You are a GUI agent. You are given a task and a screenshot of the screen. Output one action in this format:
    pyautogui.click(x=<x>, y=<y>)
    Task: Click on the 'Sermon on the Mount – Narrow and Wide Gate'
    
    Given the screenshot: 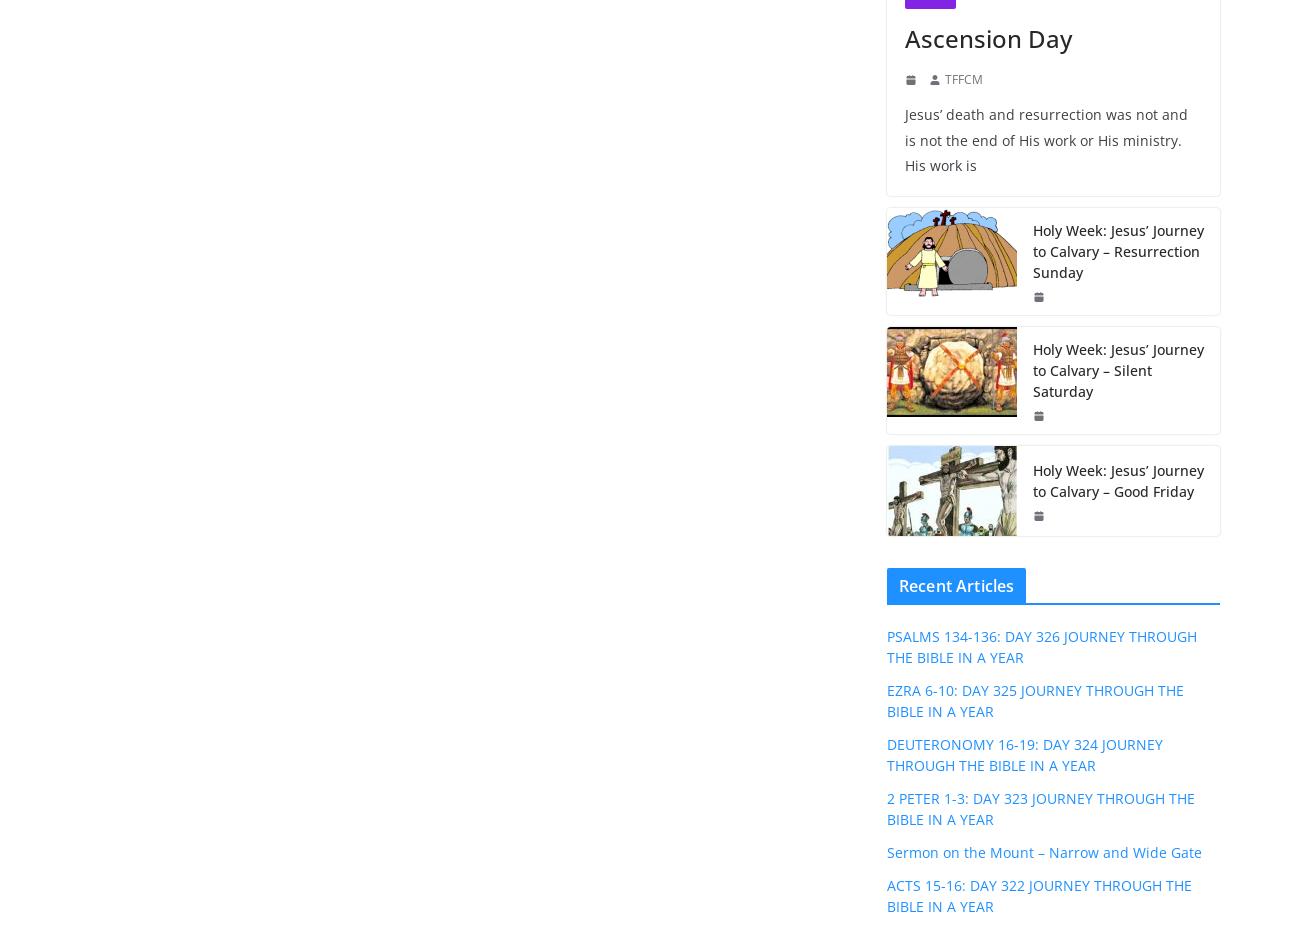 What is the action you would take?
    pyautogui.click(x=1044, y=850)
    